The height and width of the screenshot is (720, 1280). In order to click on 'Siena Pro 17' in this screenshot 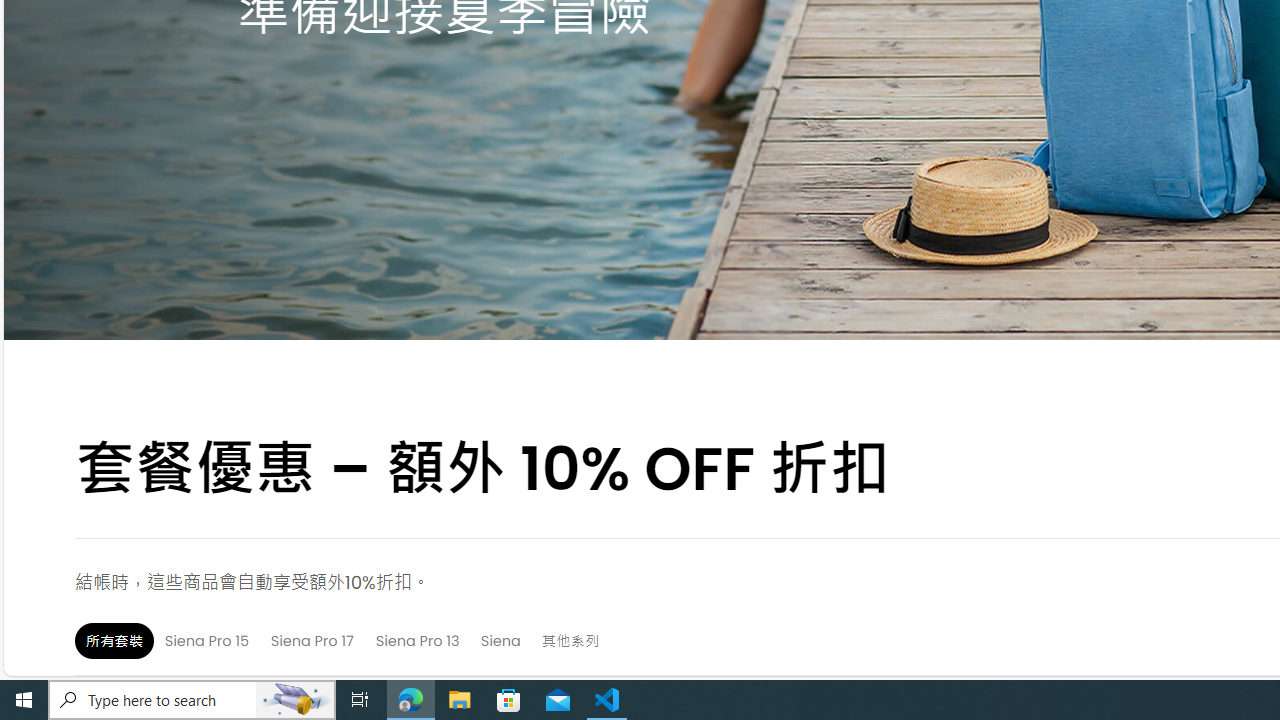, I will do `click(311, 640)`.